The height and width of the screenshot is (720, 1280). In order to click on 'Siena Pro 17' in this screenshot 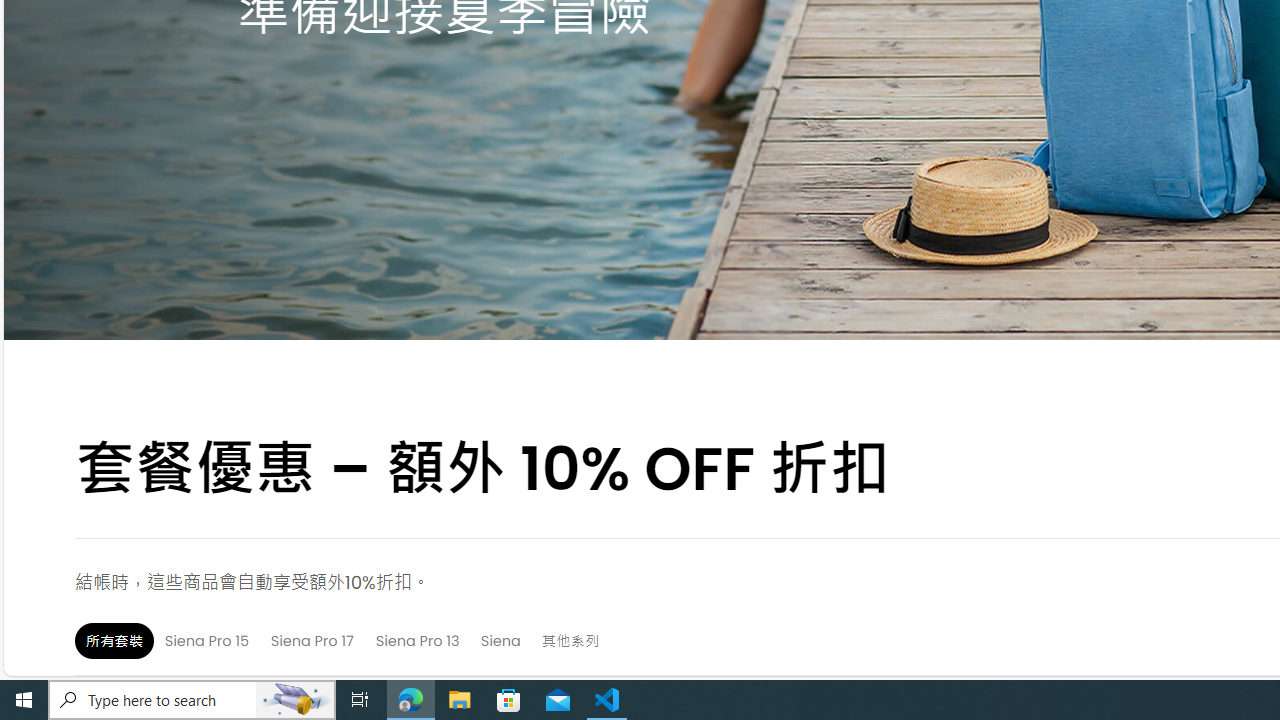, I will do `click(311, 640)`.